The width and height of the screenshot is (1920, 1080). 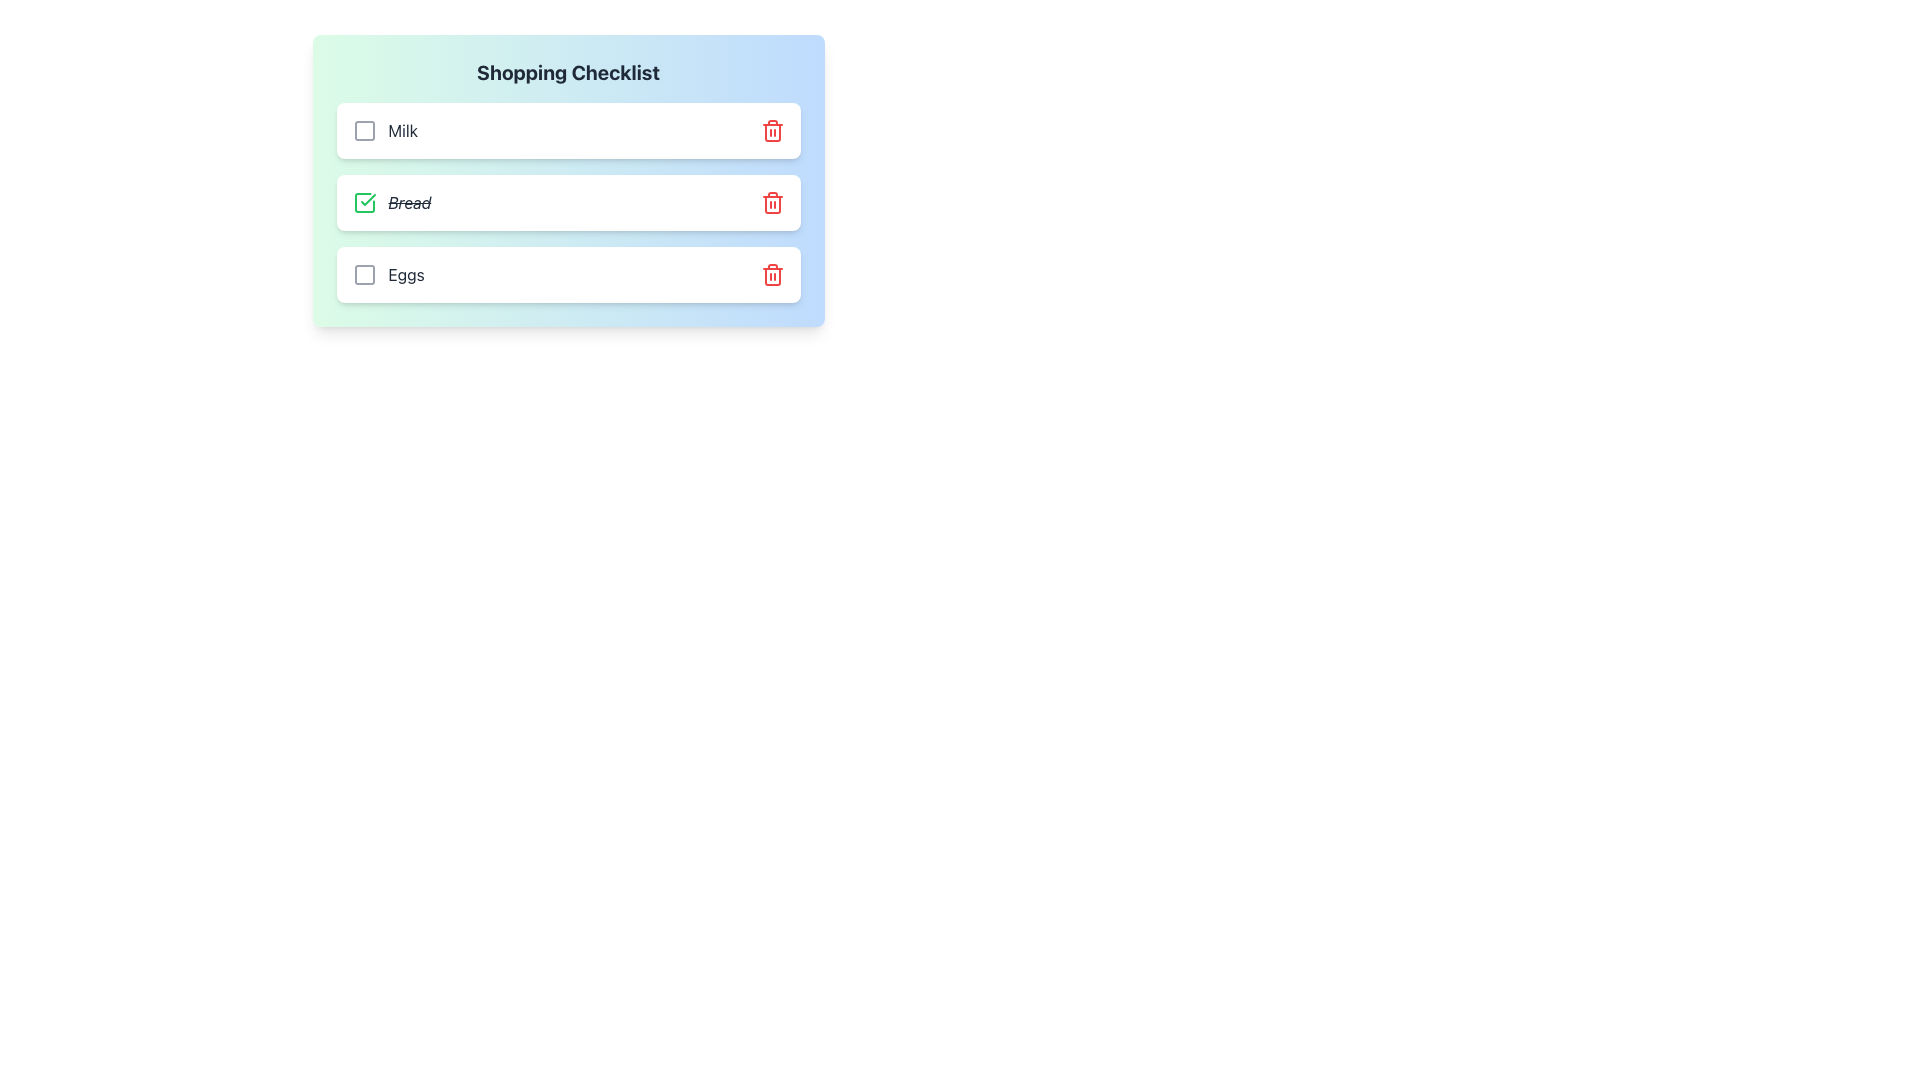 What do you see at coordinates (364, 203) in the screenshot?
I see `the styled square checkbox representing the completed state for the item 'Bread' in the shopping checklist` at bounding box center [364, 203].